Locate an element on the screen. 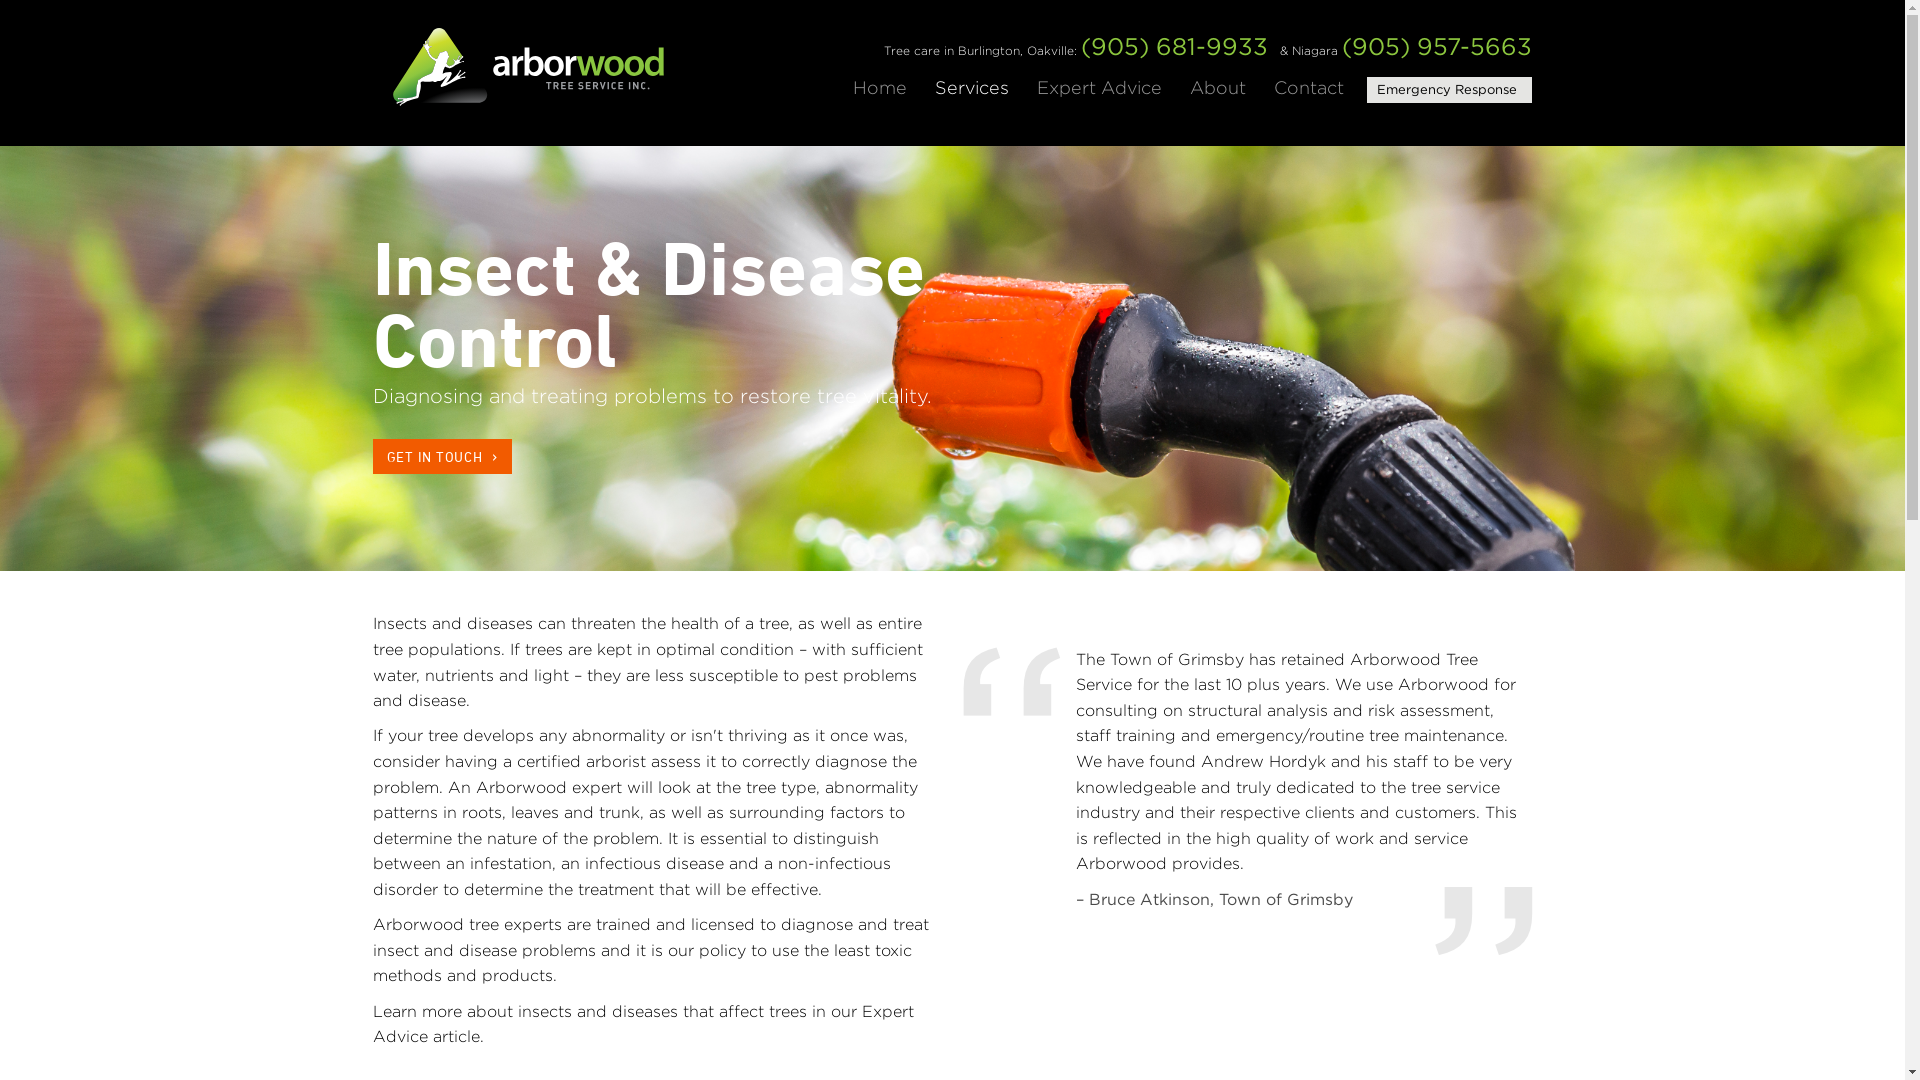 The width and height of the screenshot is (1920, 1080). 'Expert Advice' is located at coordinates (1036, 86).